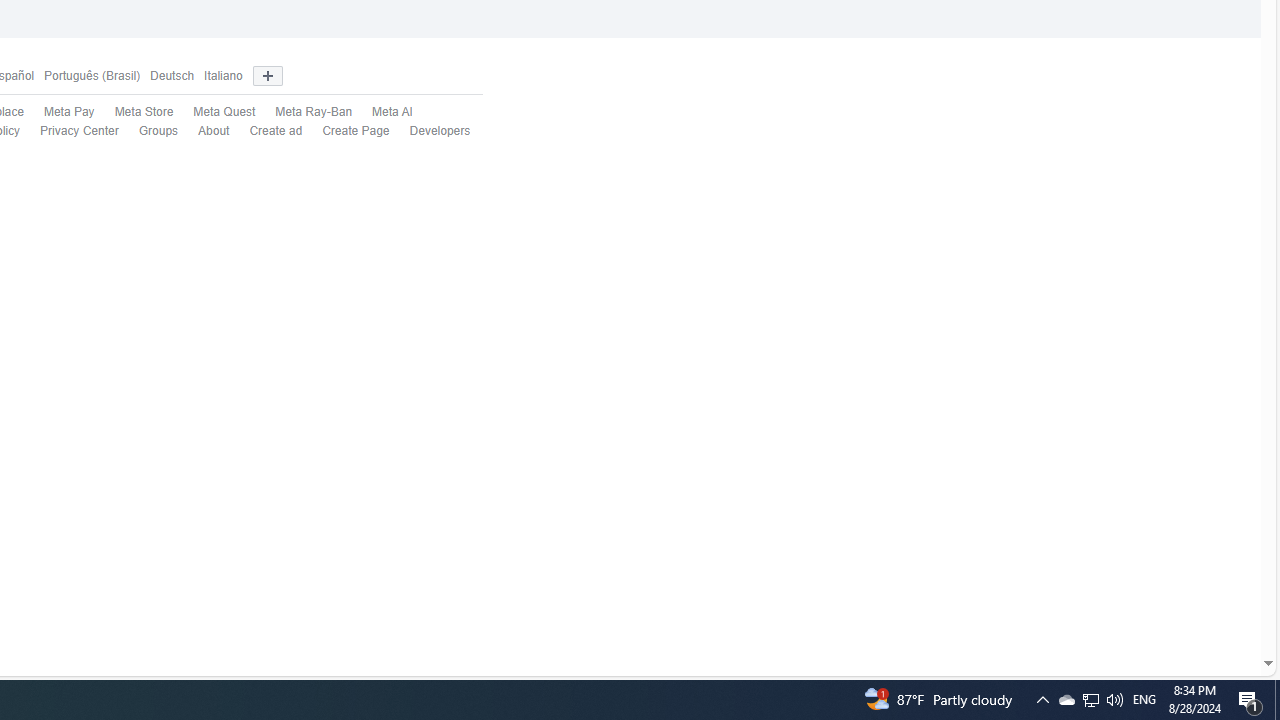  What do you see at coordinates (313, 112) in the screenshot?
I see `'Meta Ray-Ban'` at bounding box center [313, 112].